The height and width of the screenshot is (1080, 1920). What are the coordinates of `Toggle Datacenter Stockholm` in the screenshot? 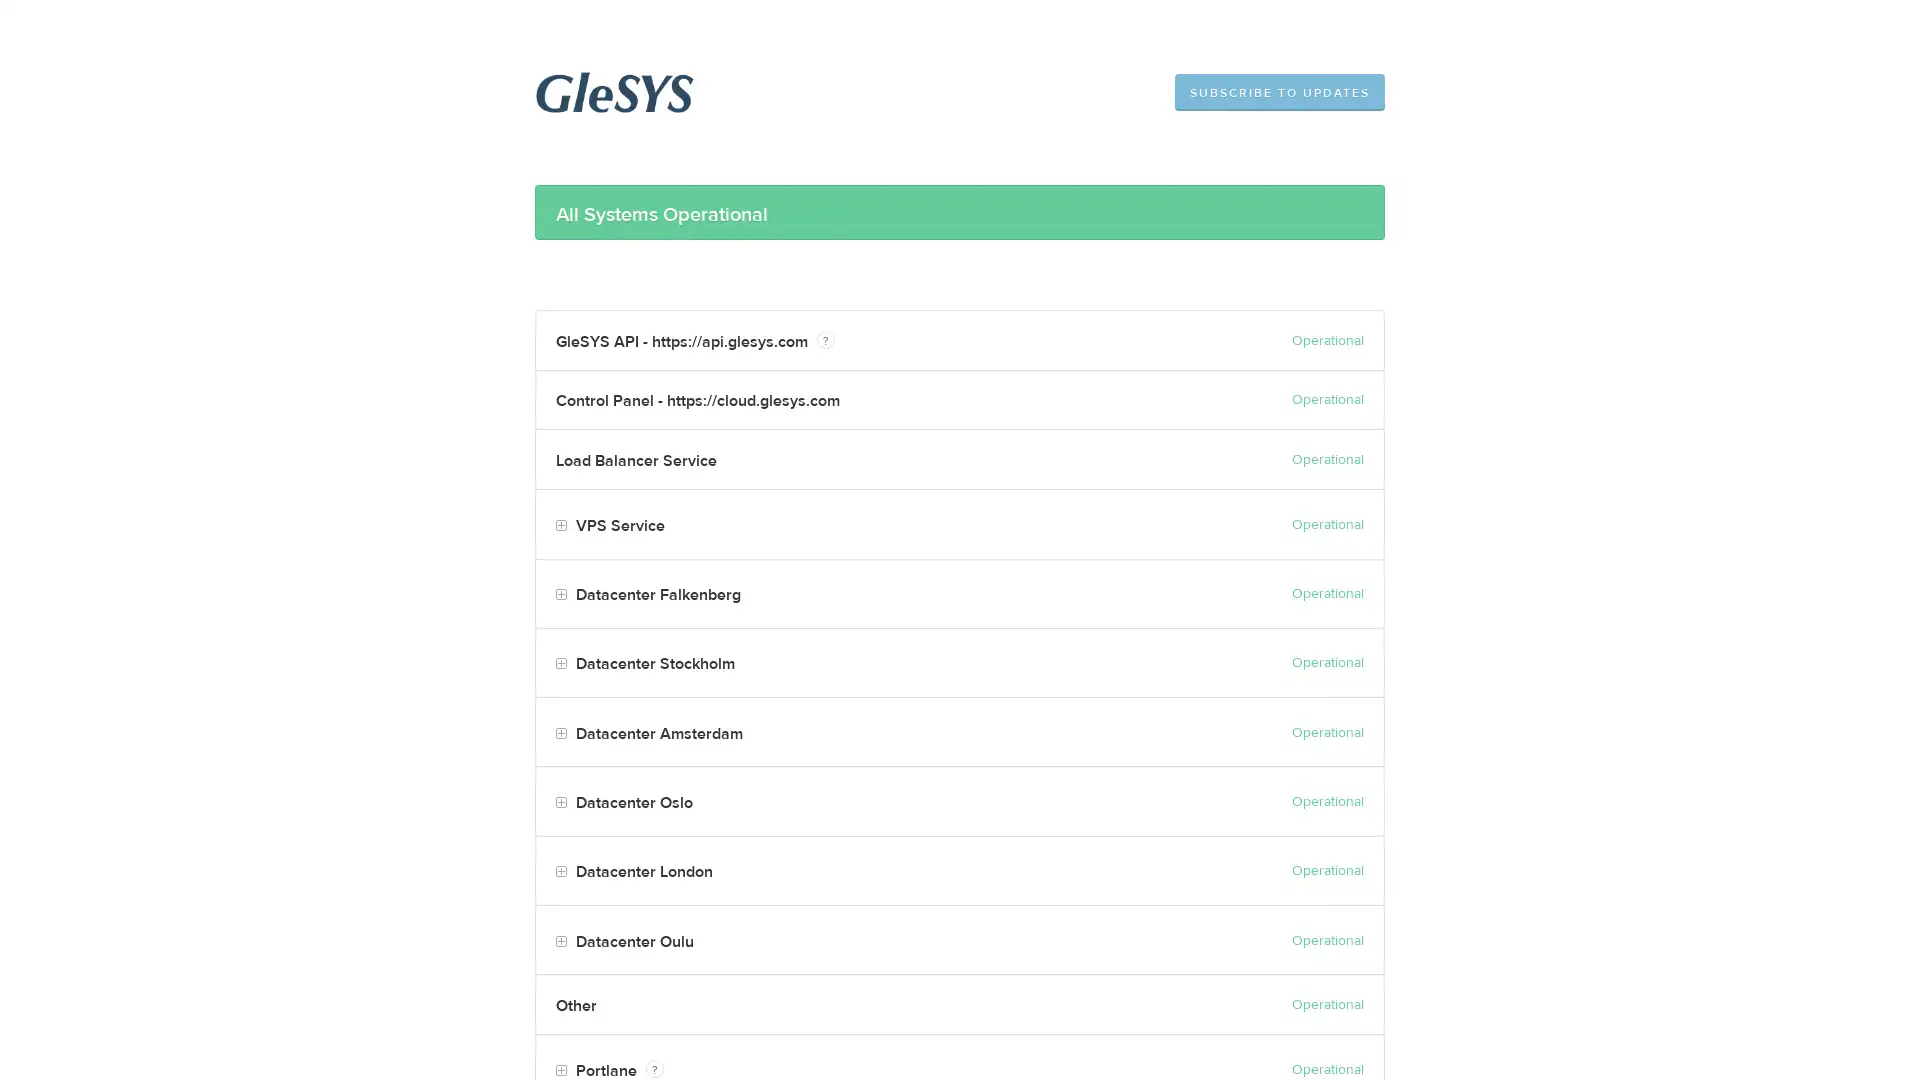 It's located at (560, 664).